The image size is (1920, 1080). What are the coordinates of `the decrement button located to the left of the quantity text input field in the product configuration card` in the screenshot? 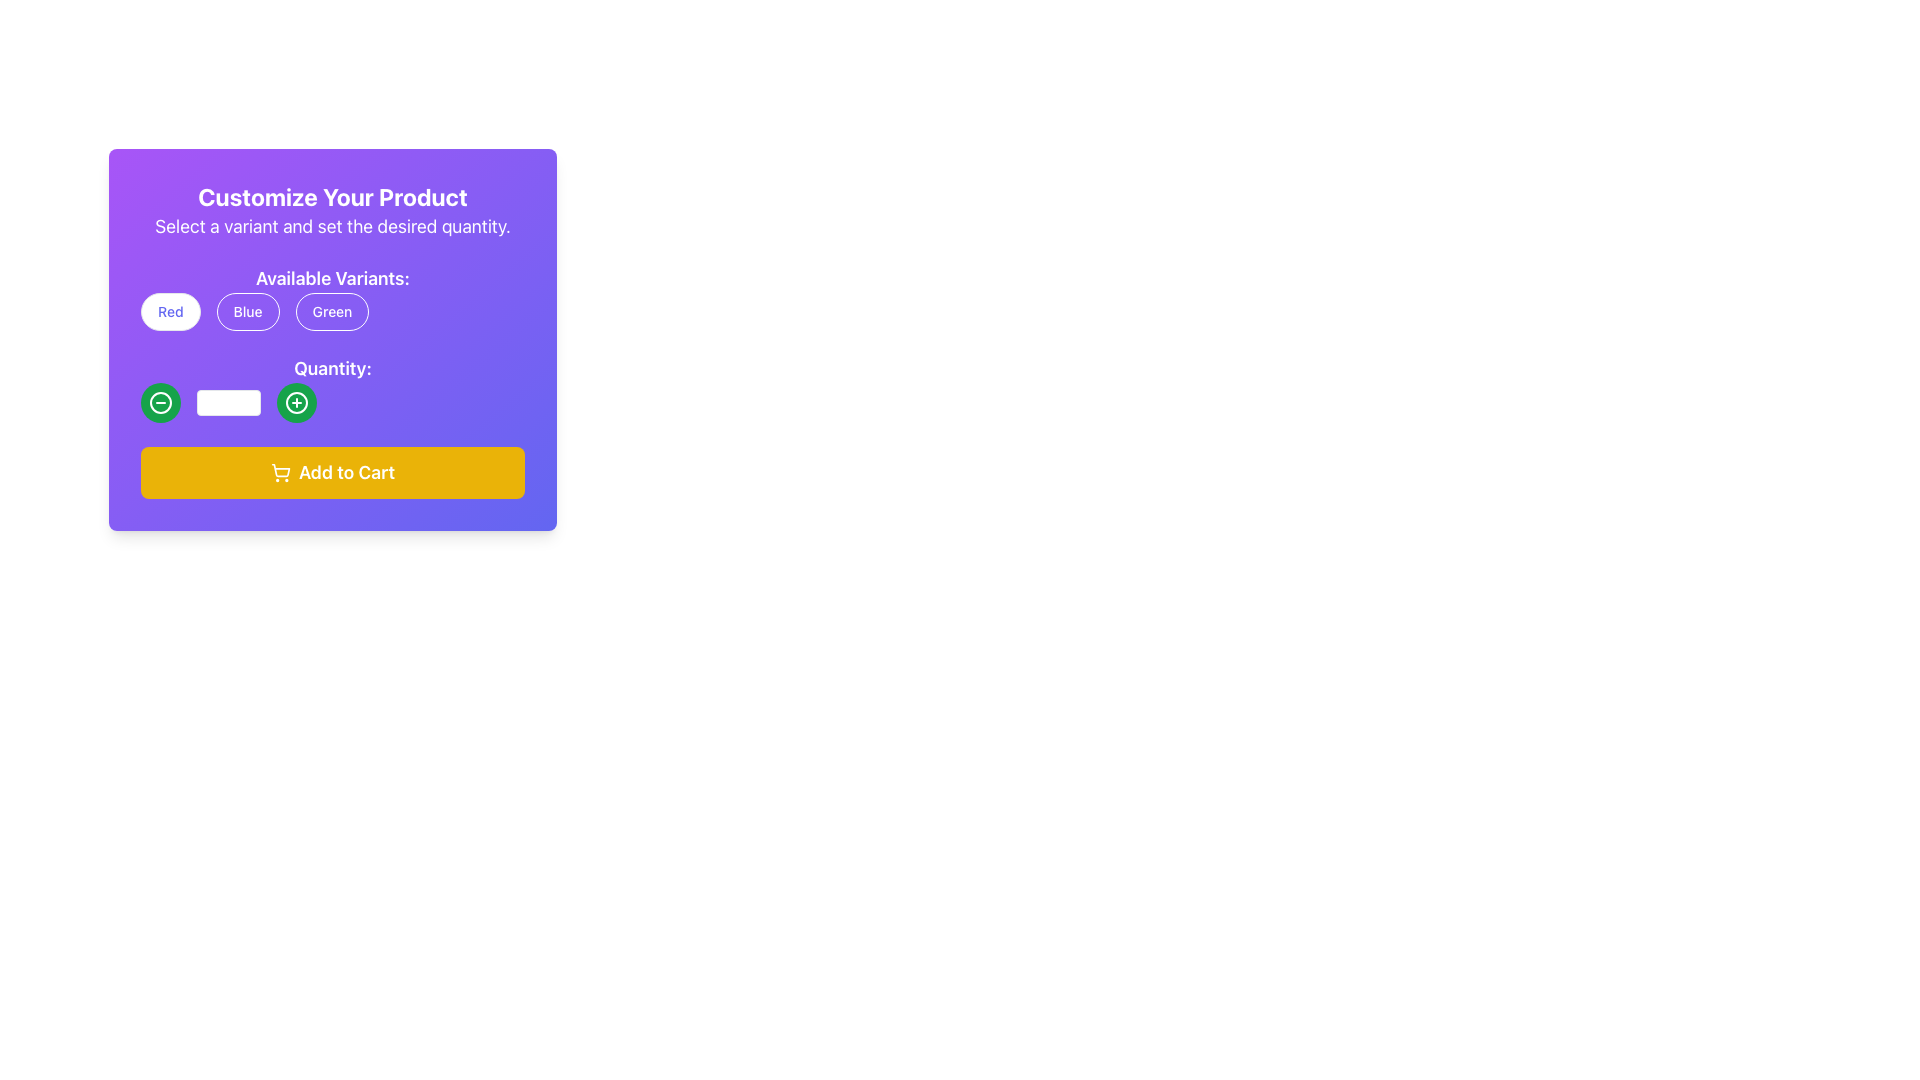 It's located at (161, 402).